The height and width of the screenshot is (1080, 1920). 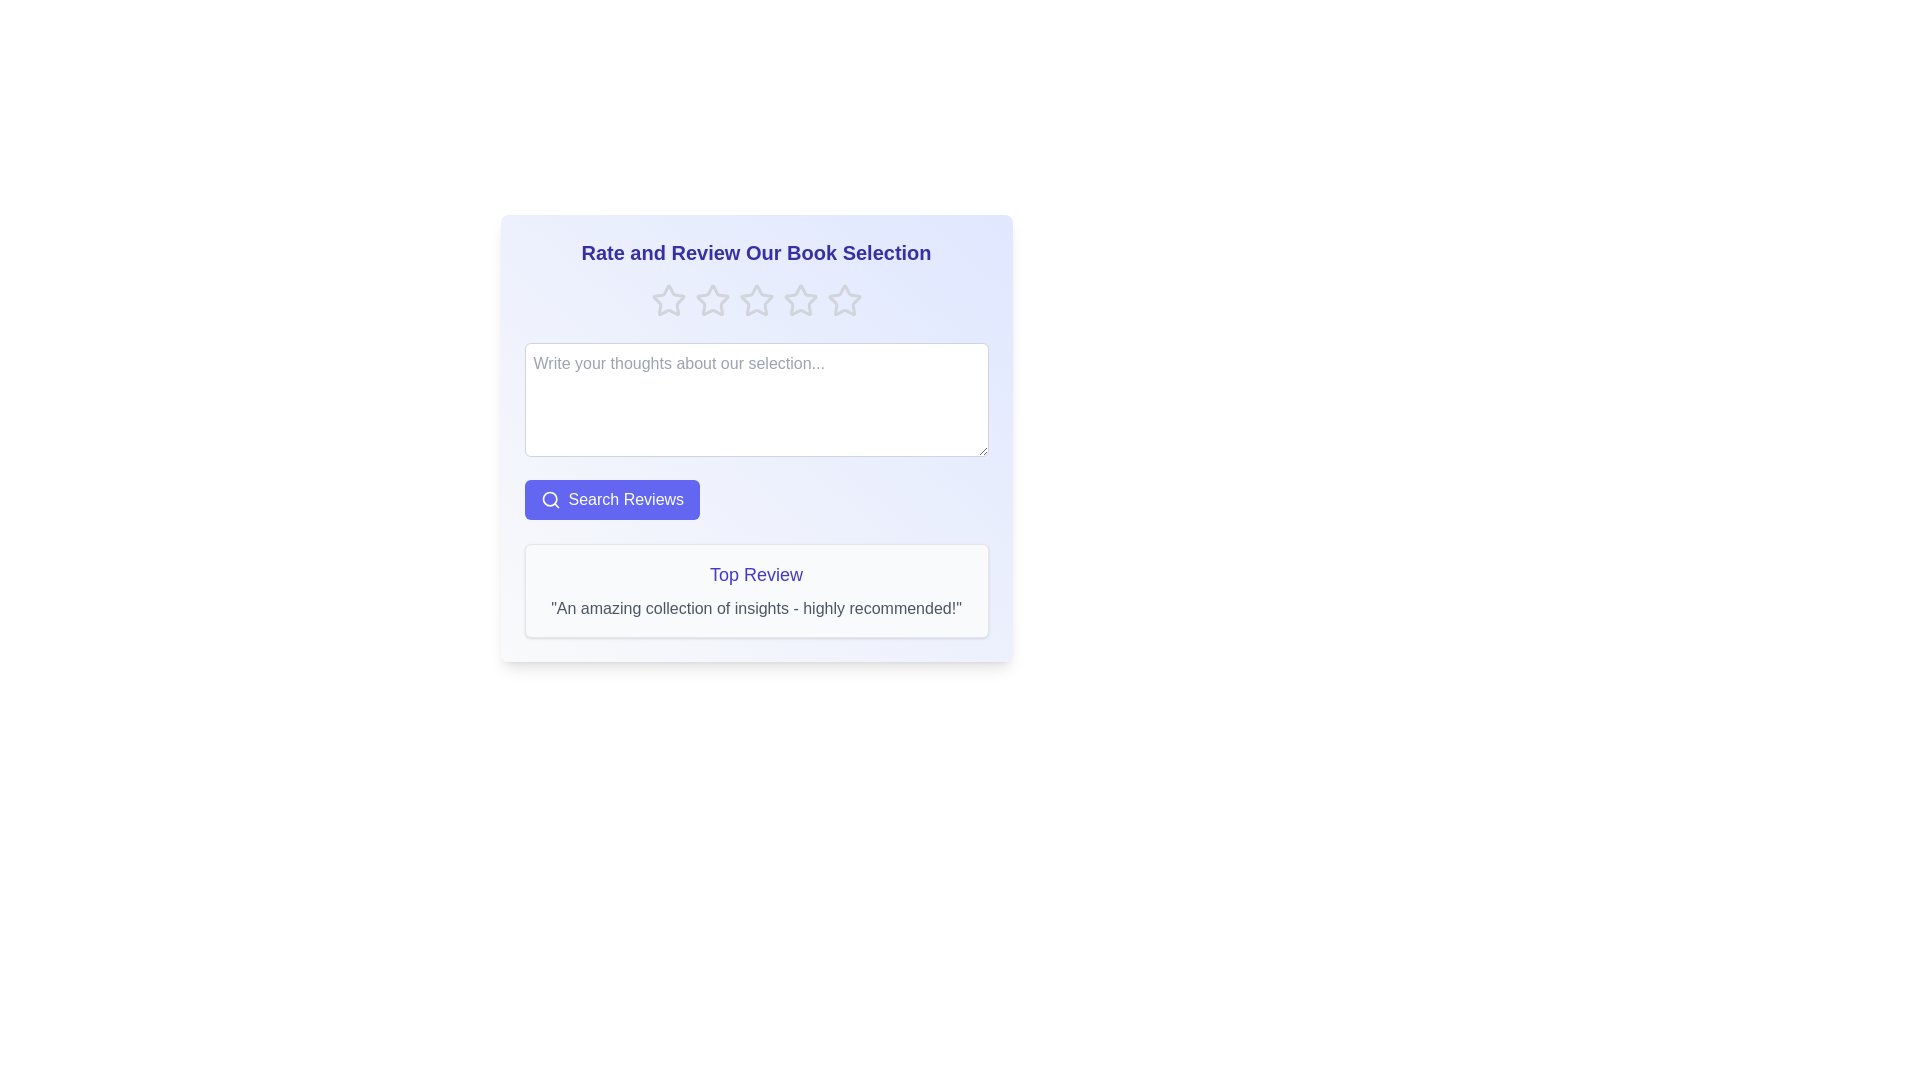 What do you see at coordinates (844, 300) in the screenshot?
I see `the star corresponding to 5 to preview the rating` at bounding box center [844, 300].